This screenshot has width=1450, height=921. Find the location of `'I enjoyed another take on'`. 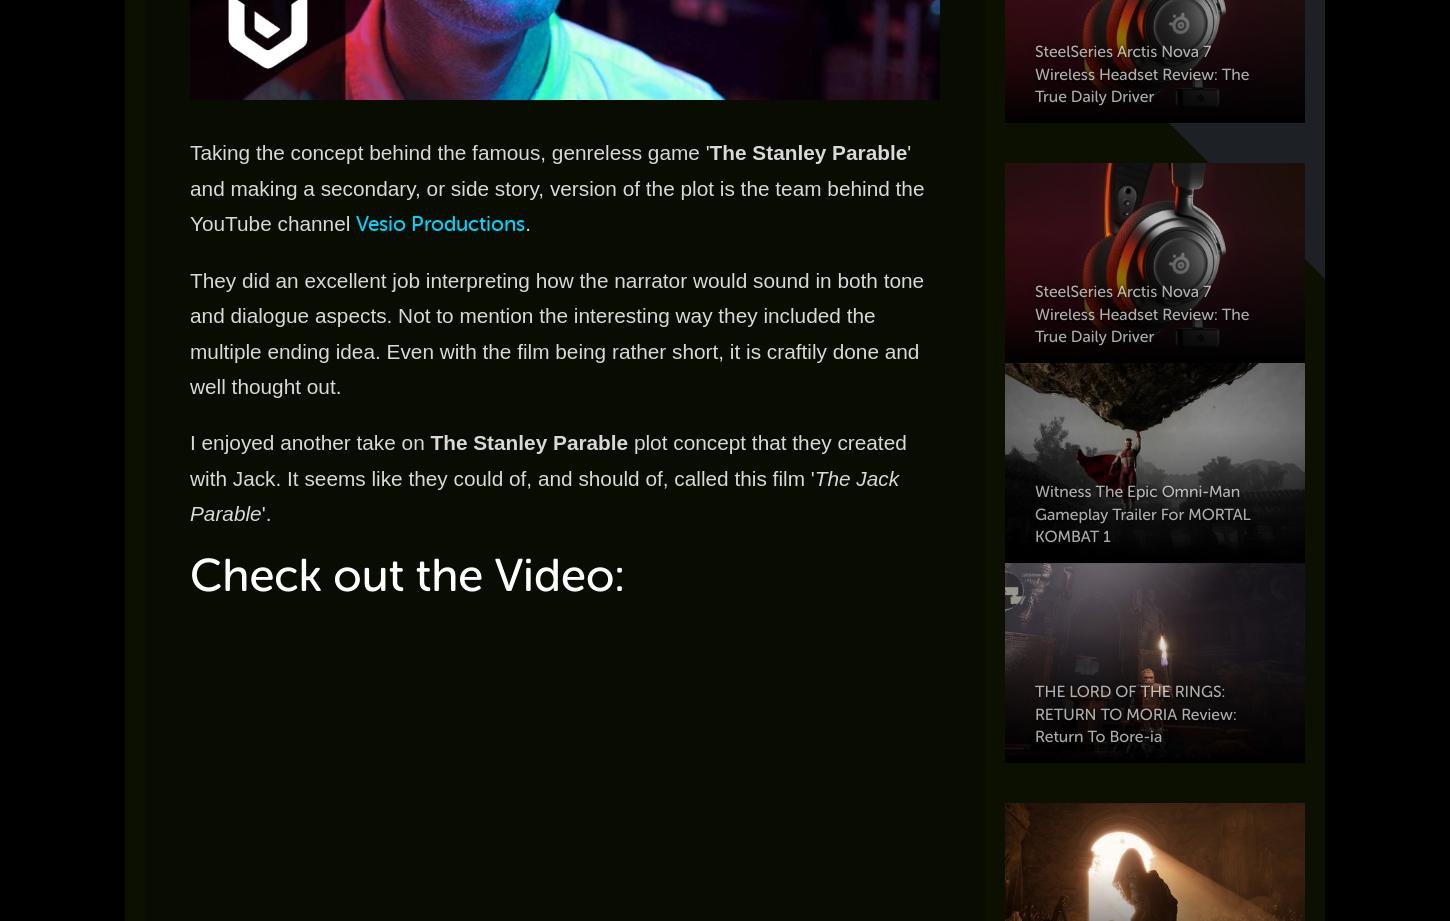

'I enjoyed another take on' is located at coordinates (310, 442).